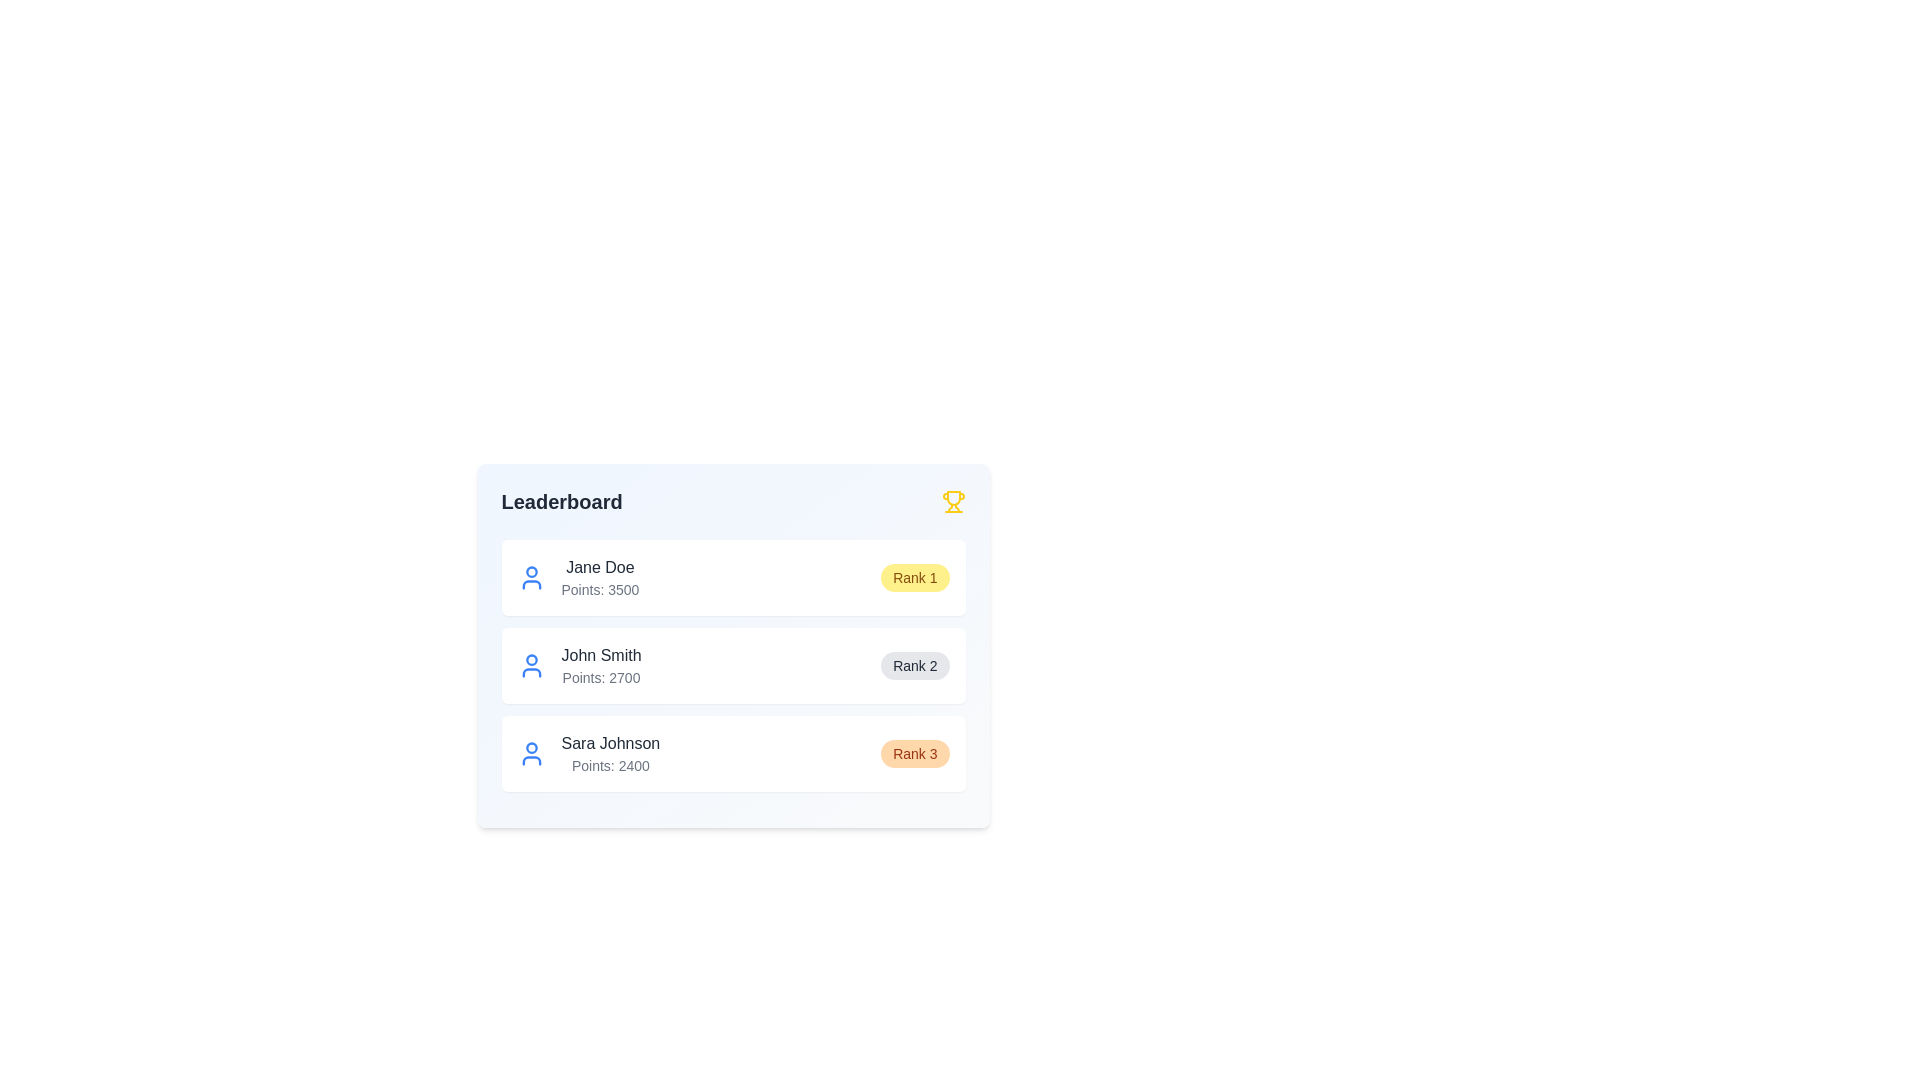 This screenshot has width=1920, height=1080. What do you see at coordinates (609, 765) in the screenshot?
I see `the text label displaying the points earned by the user, located under the name 'Sara Johnson' in the leaderboard` at bounding box center [609, 765].